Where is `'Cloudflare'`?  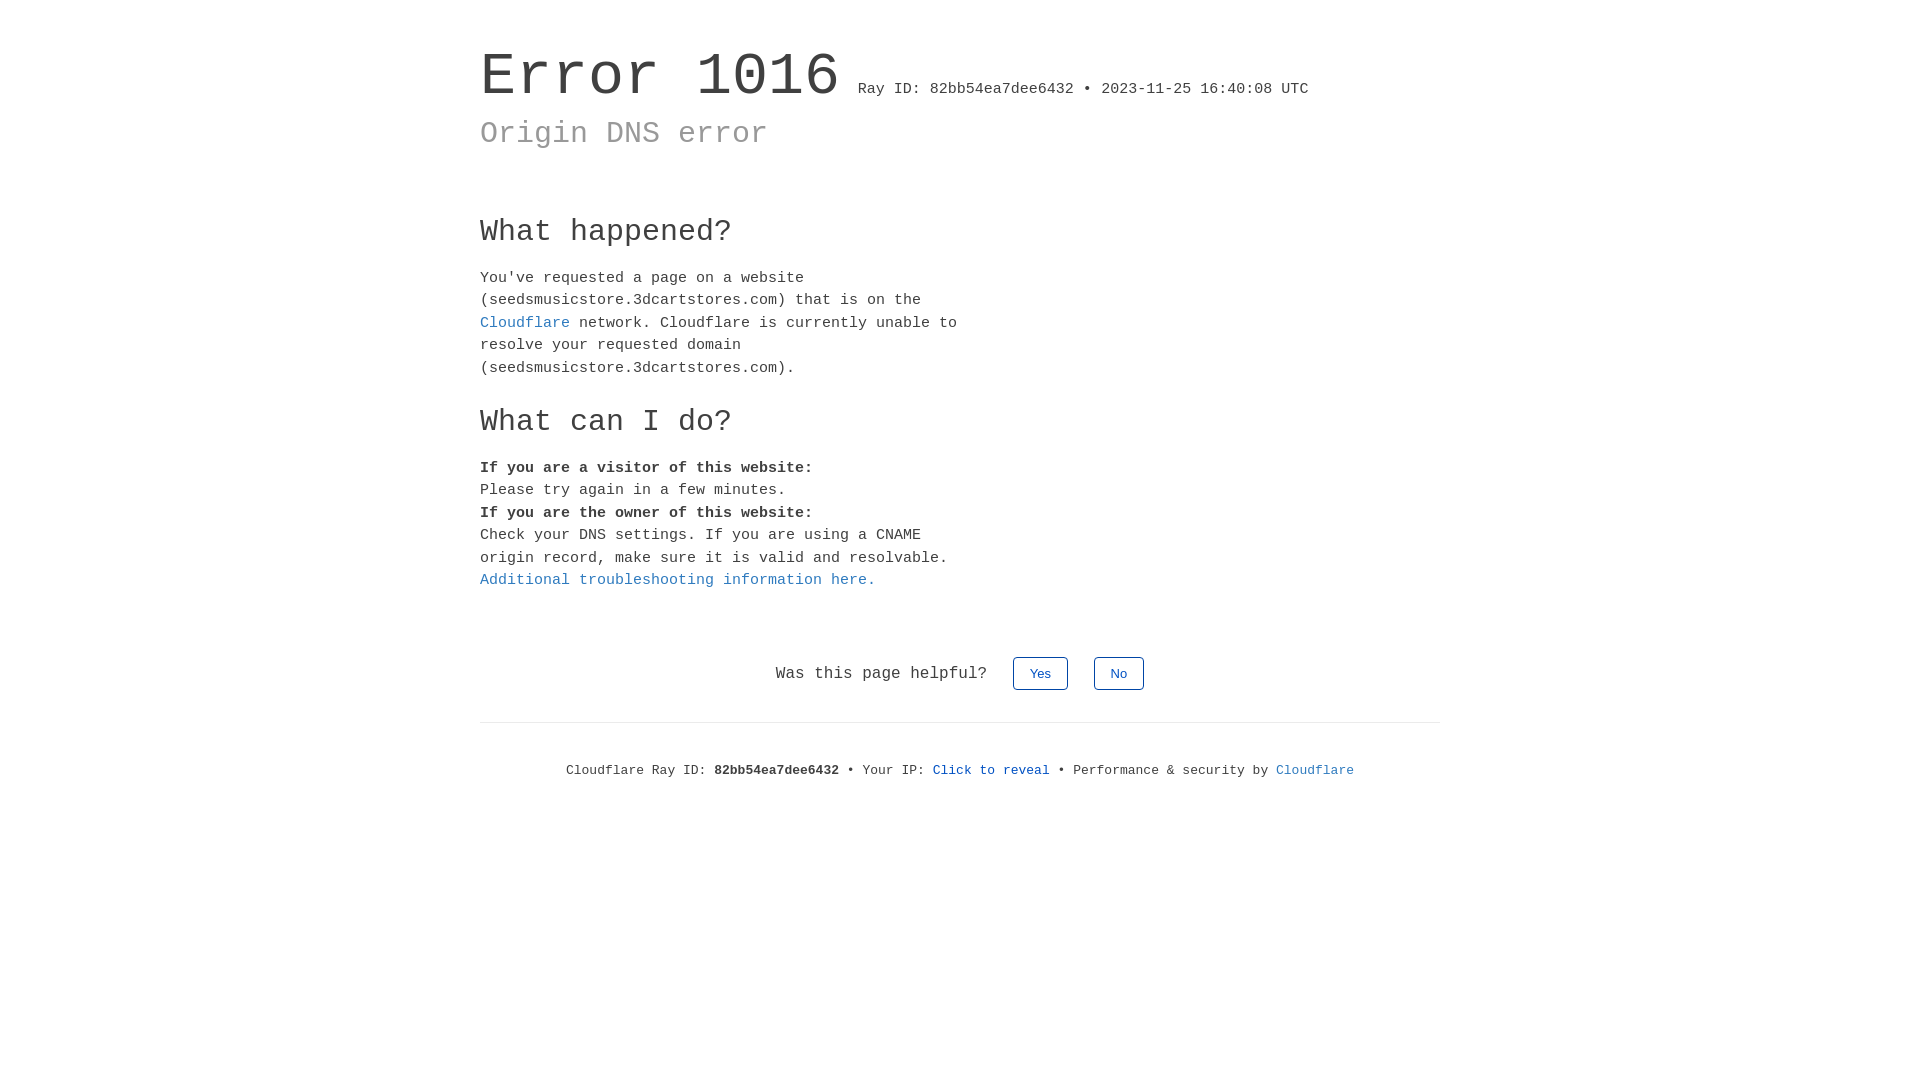
'Cloudflare' is located at coordinates (524, 321).